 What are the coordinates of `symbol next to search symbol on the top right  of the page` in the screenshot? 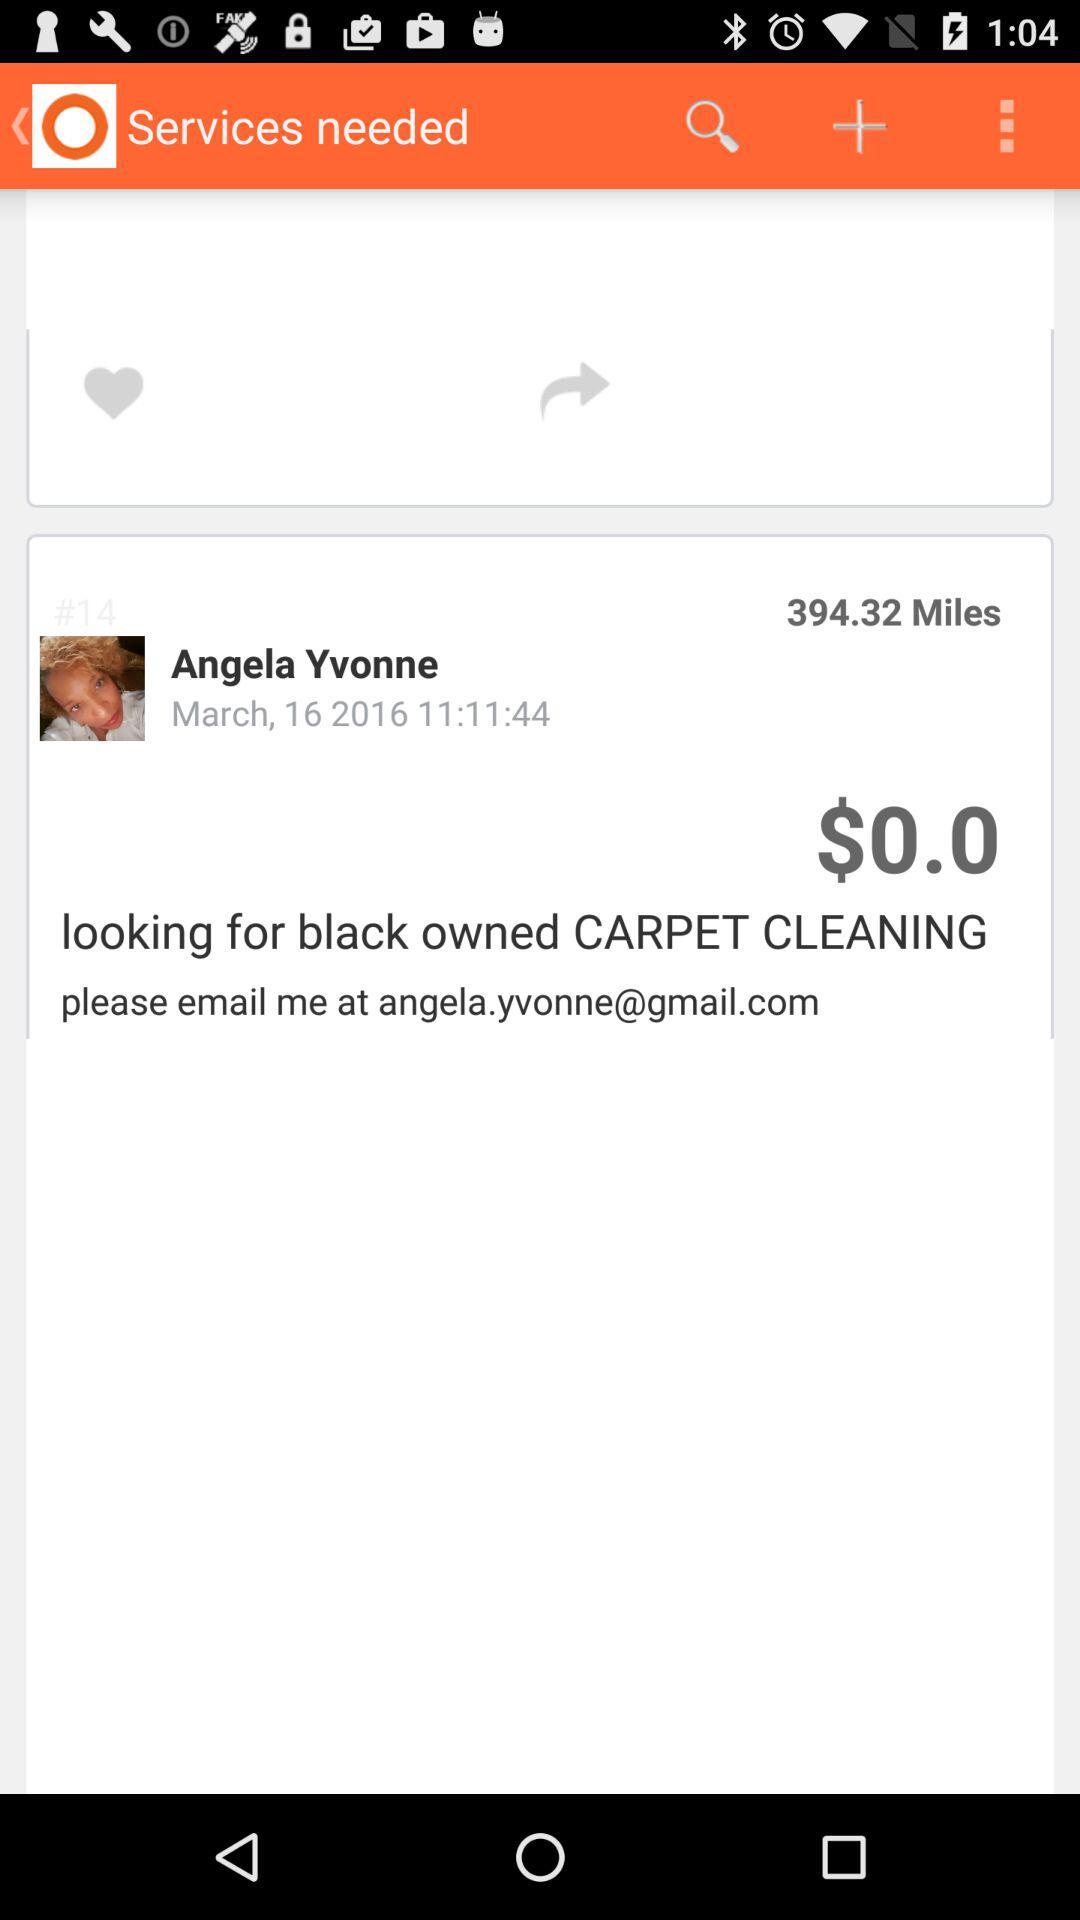 It's located at (858, 124).